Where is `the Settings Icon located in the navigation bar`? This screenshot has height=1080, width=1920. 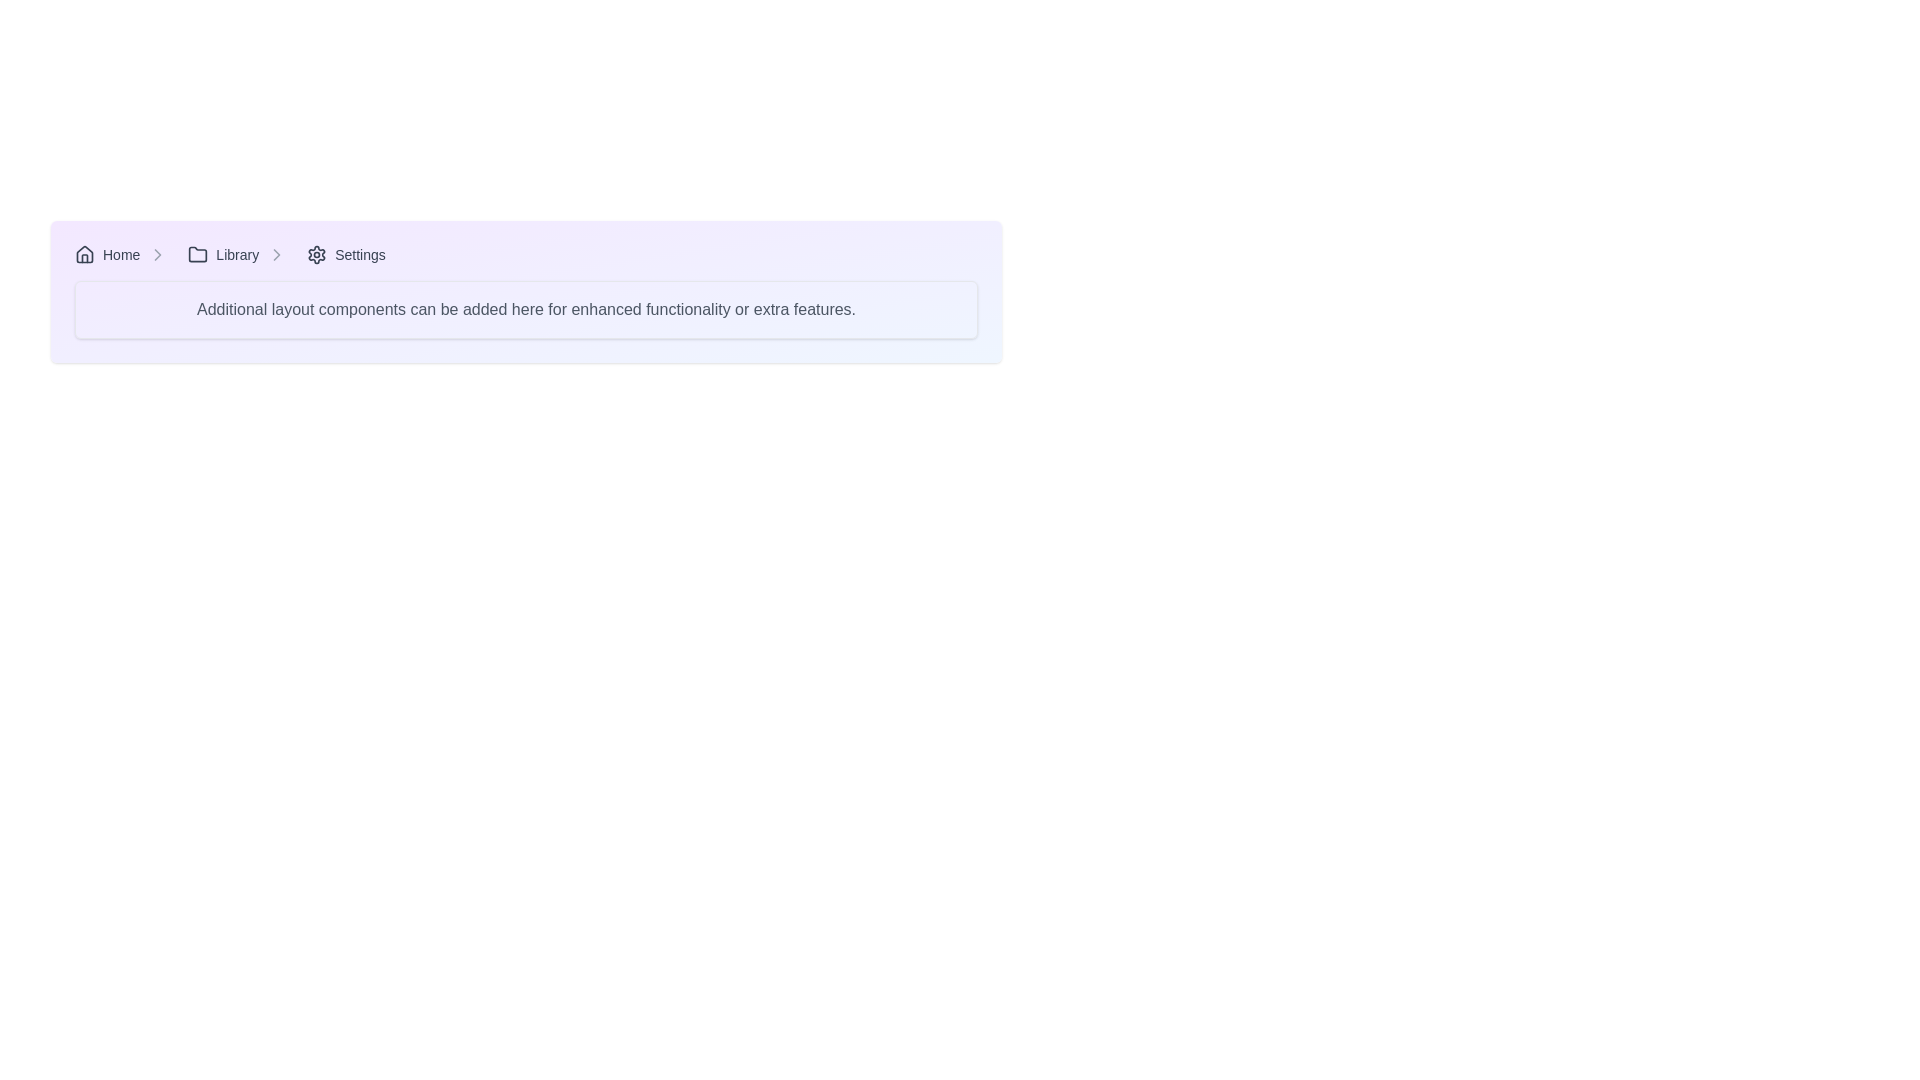
the Settings Icon located in the navigation bar is located at coordinates (316, 253).